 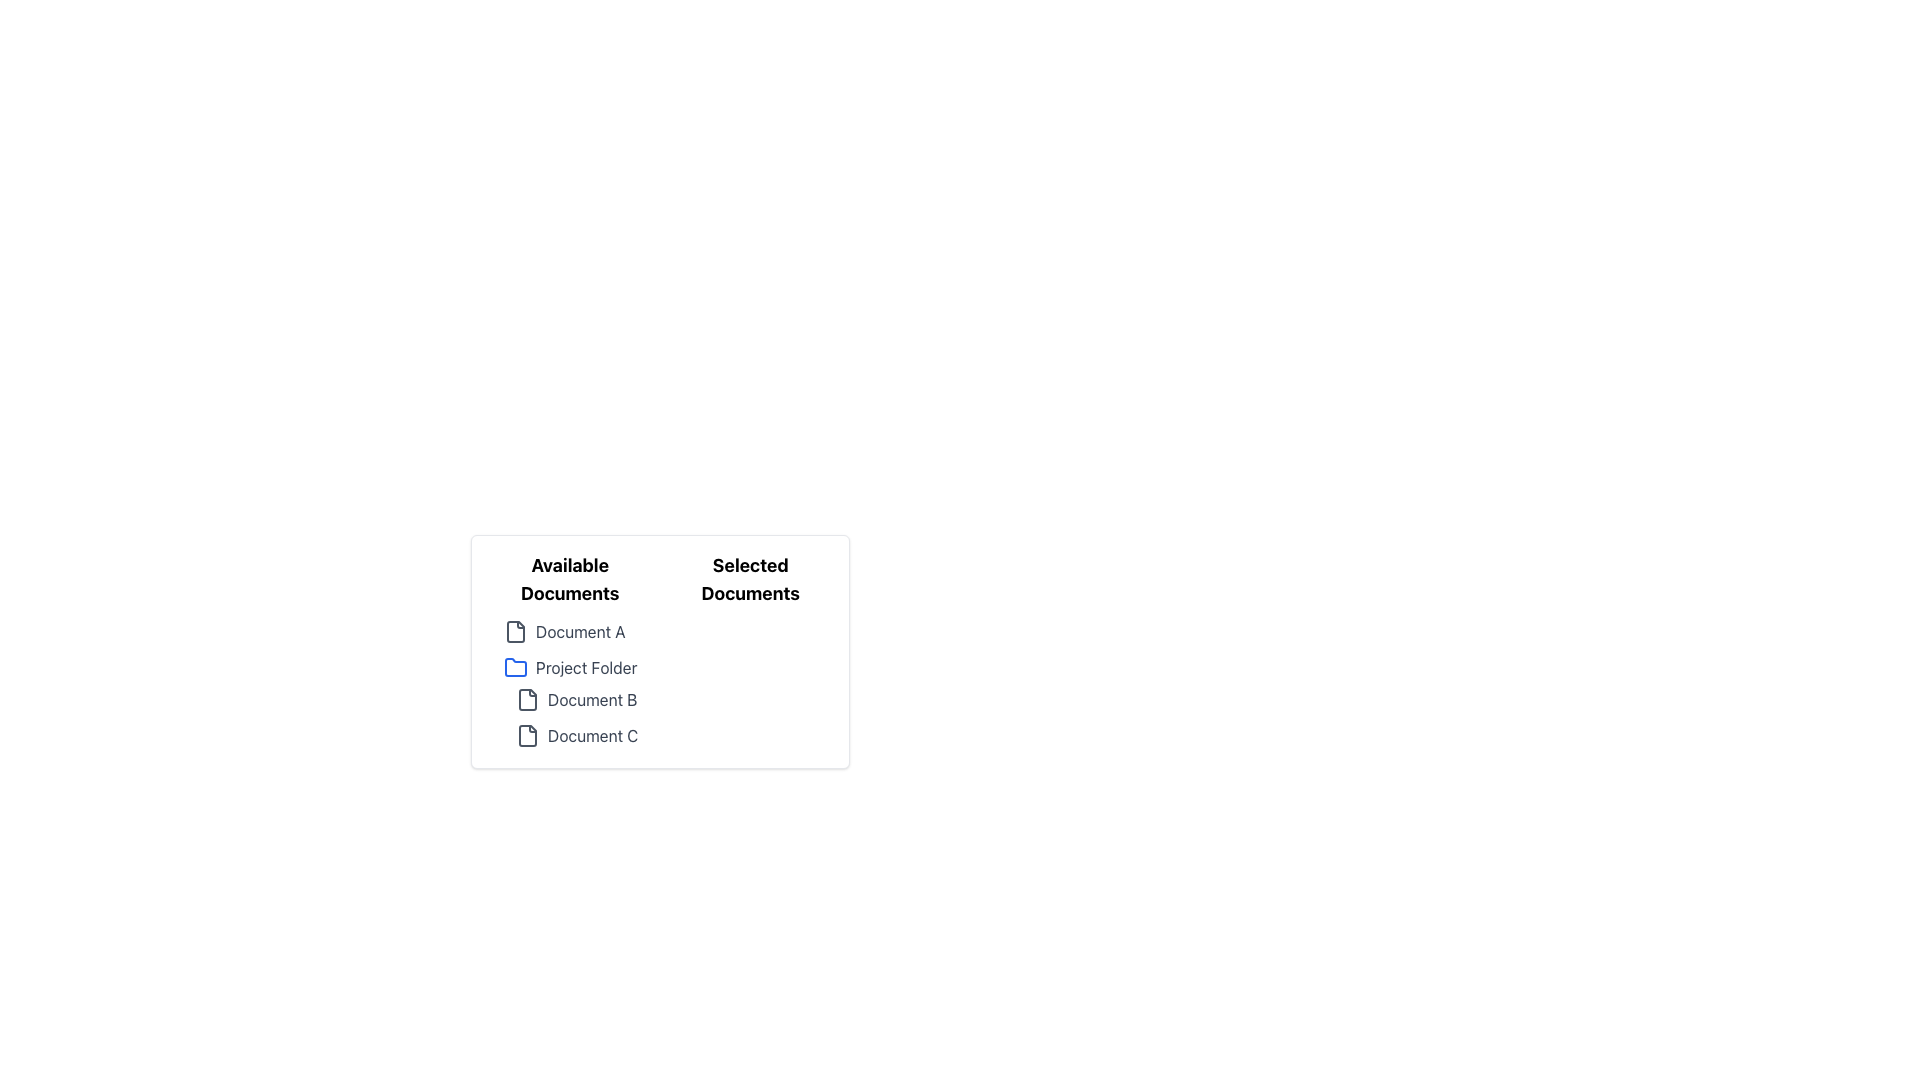 What do you see at coordinates (591, 698) in the screenshot?
I see `the text label that represents 'Document B' in the 'Available Documents' section` at bounding box center [591, 698].